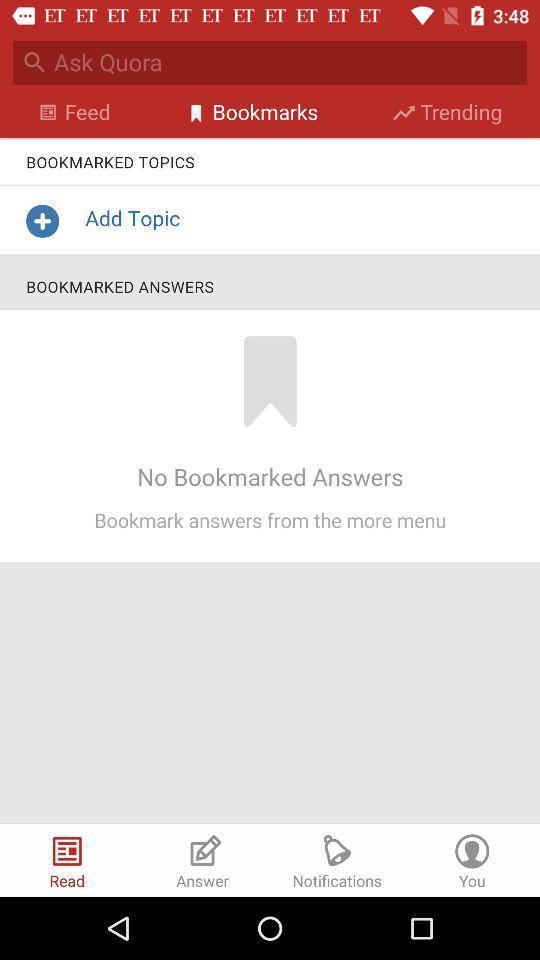 Image resolution: width=540 pixels, height=960 pixels. What do you see at coordinates (472, 848) in the screenshot?
I see `the icon on the bottom right corner of the web page` at bounding box center [472, 848].